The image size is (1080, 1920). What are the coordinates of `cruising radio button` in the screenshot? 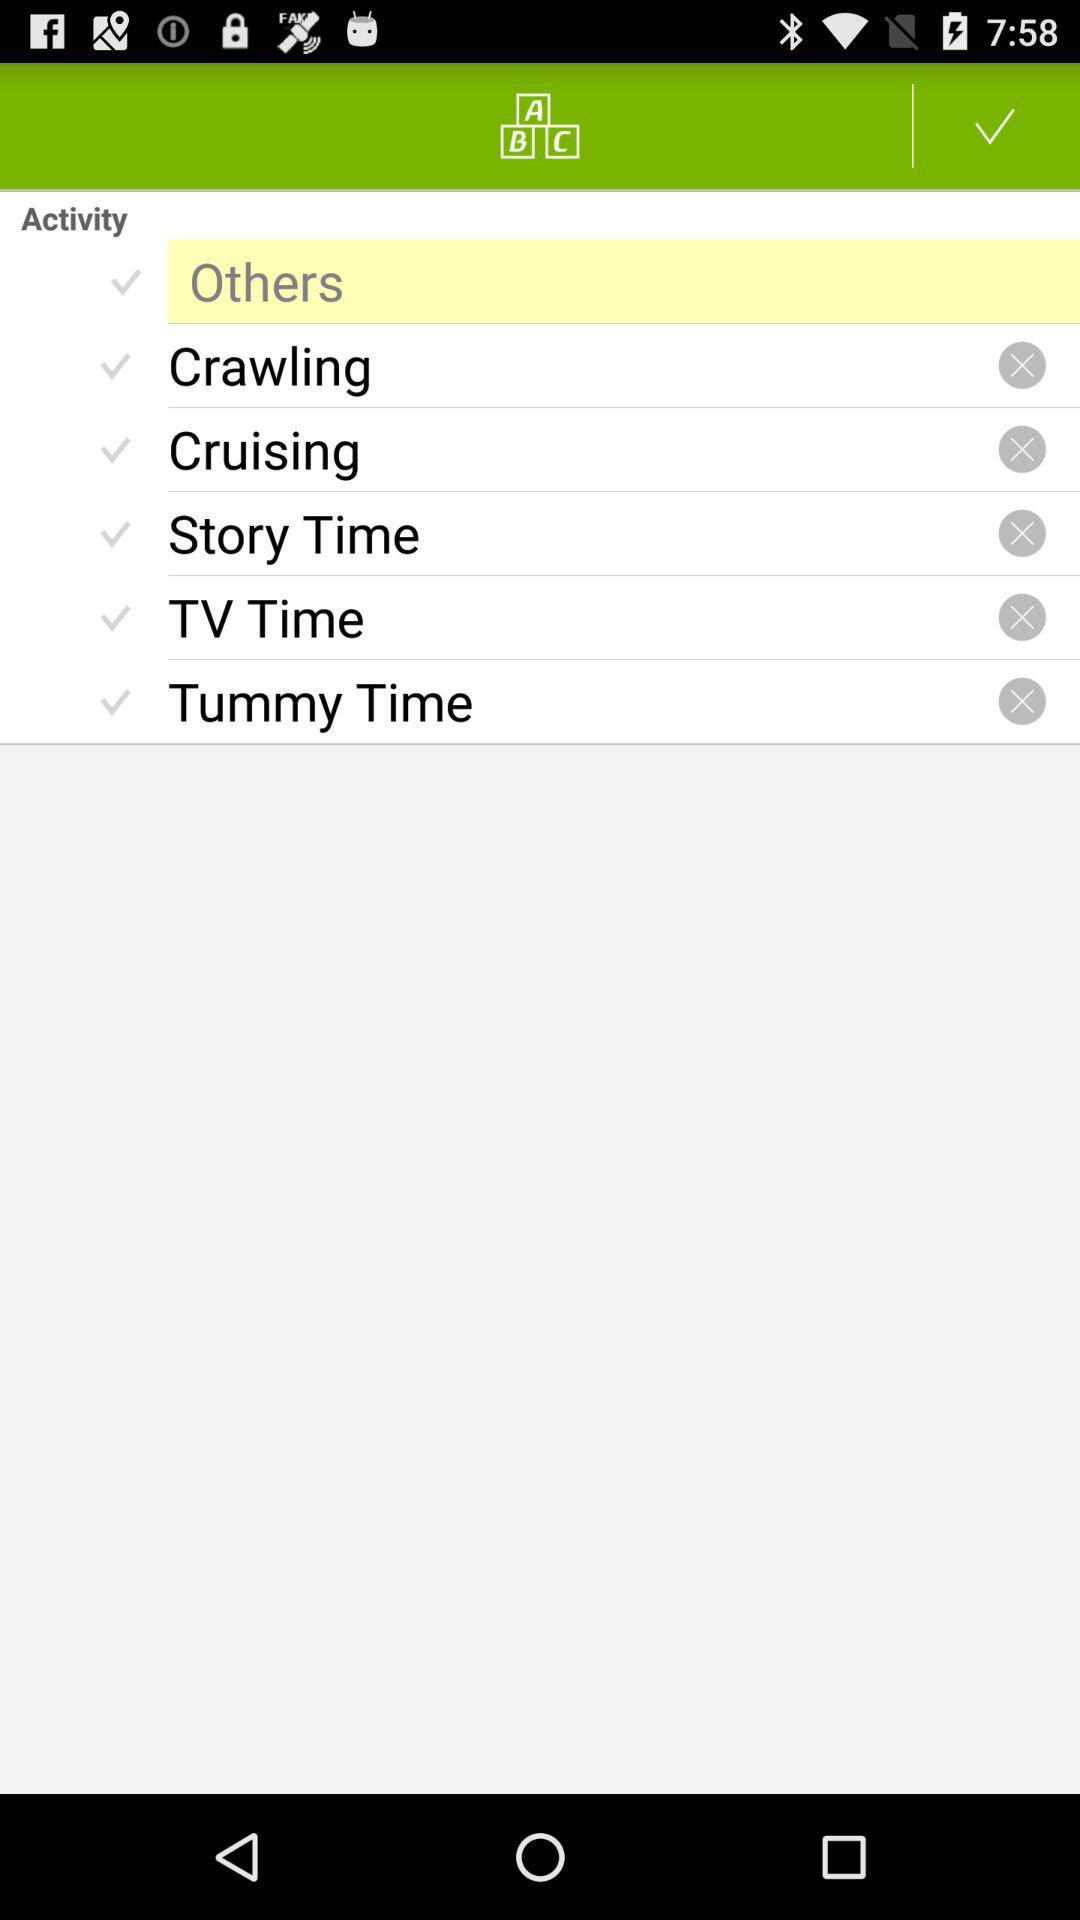 It's located at (582, 448).